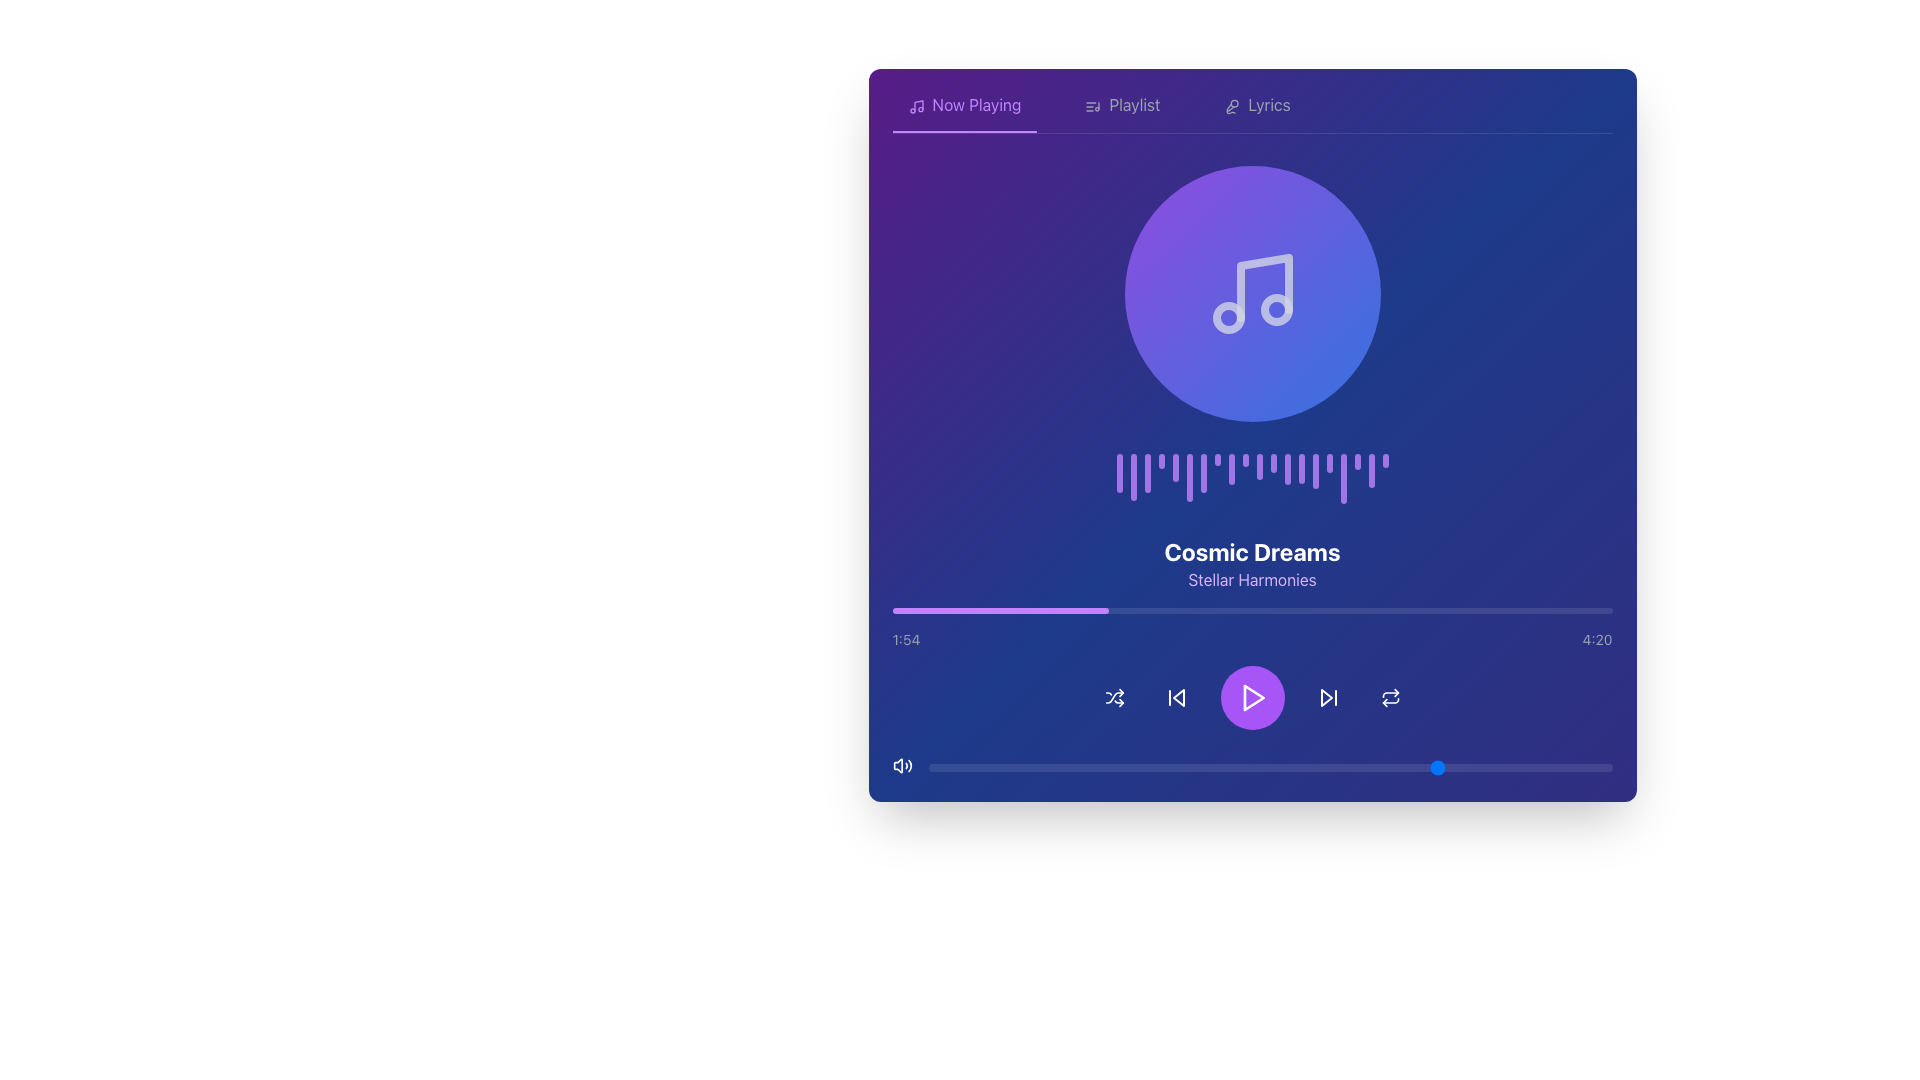 The image size is (1920, 1080). Describe the element at coordinates (1161, 461) in the screenshot. I see `the fourth decorative visual bar in the audio spectrum display, which complements the music playback theme of the interface` at that location.